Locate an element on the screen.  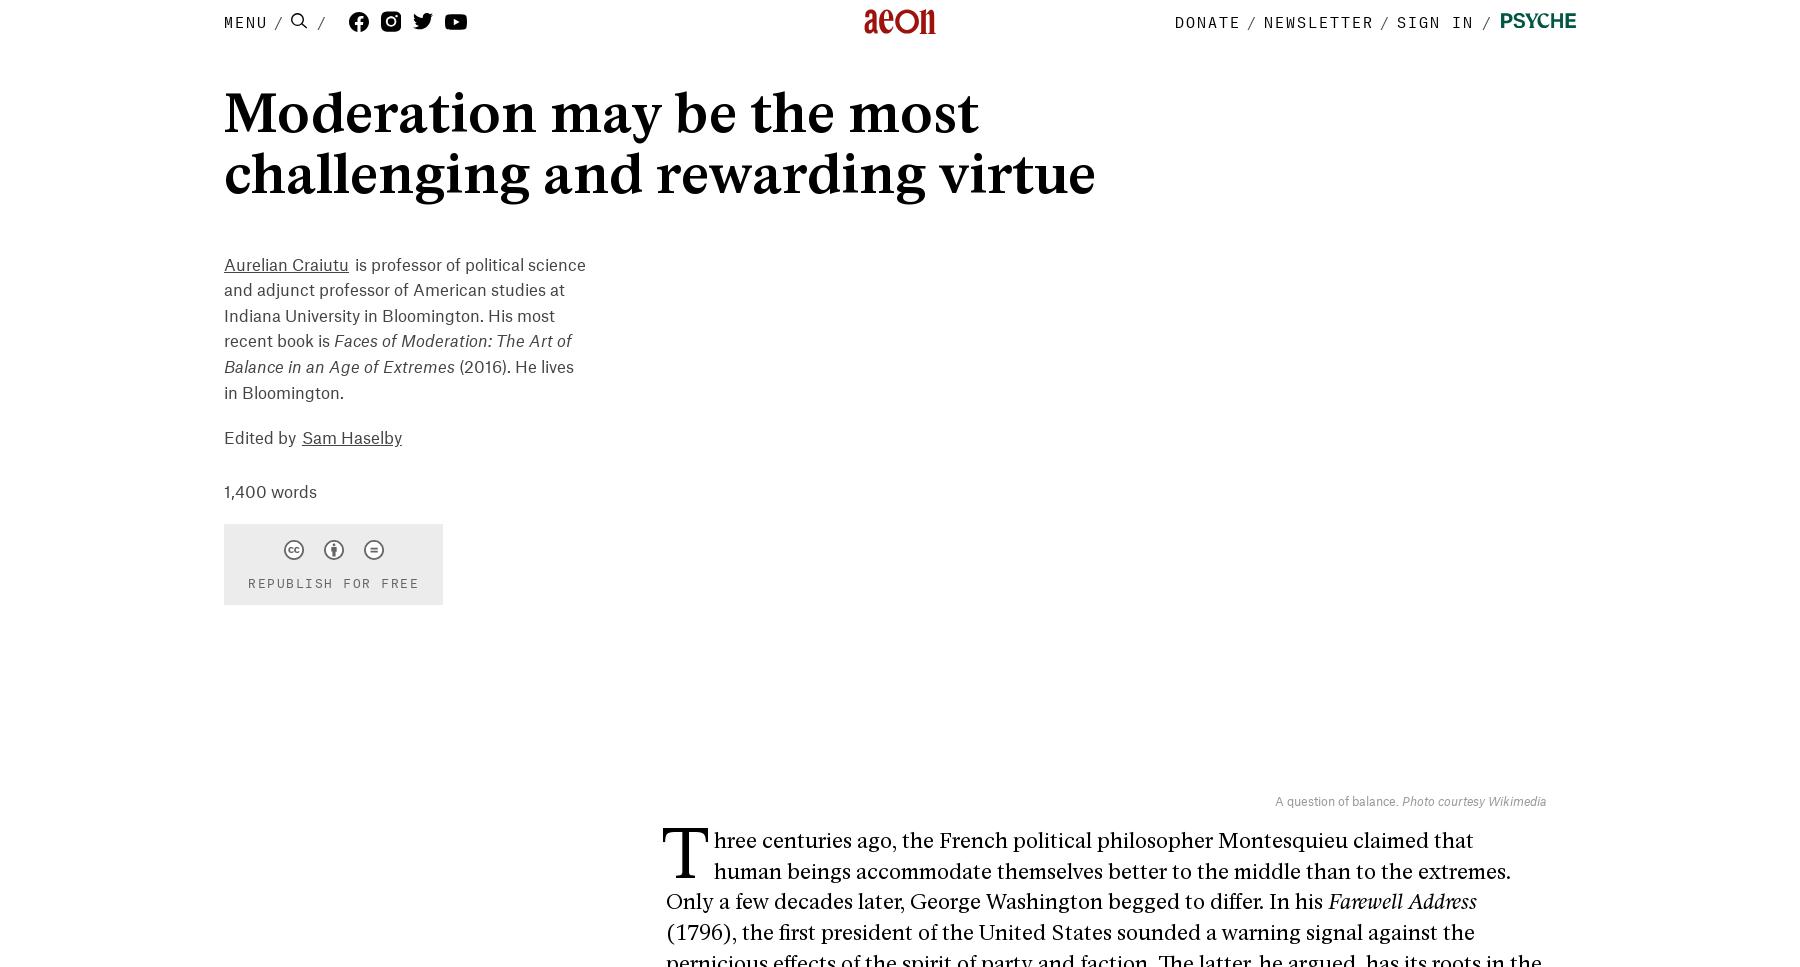
'Philosophy' is located at coordinates (290, 91).